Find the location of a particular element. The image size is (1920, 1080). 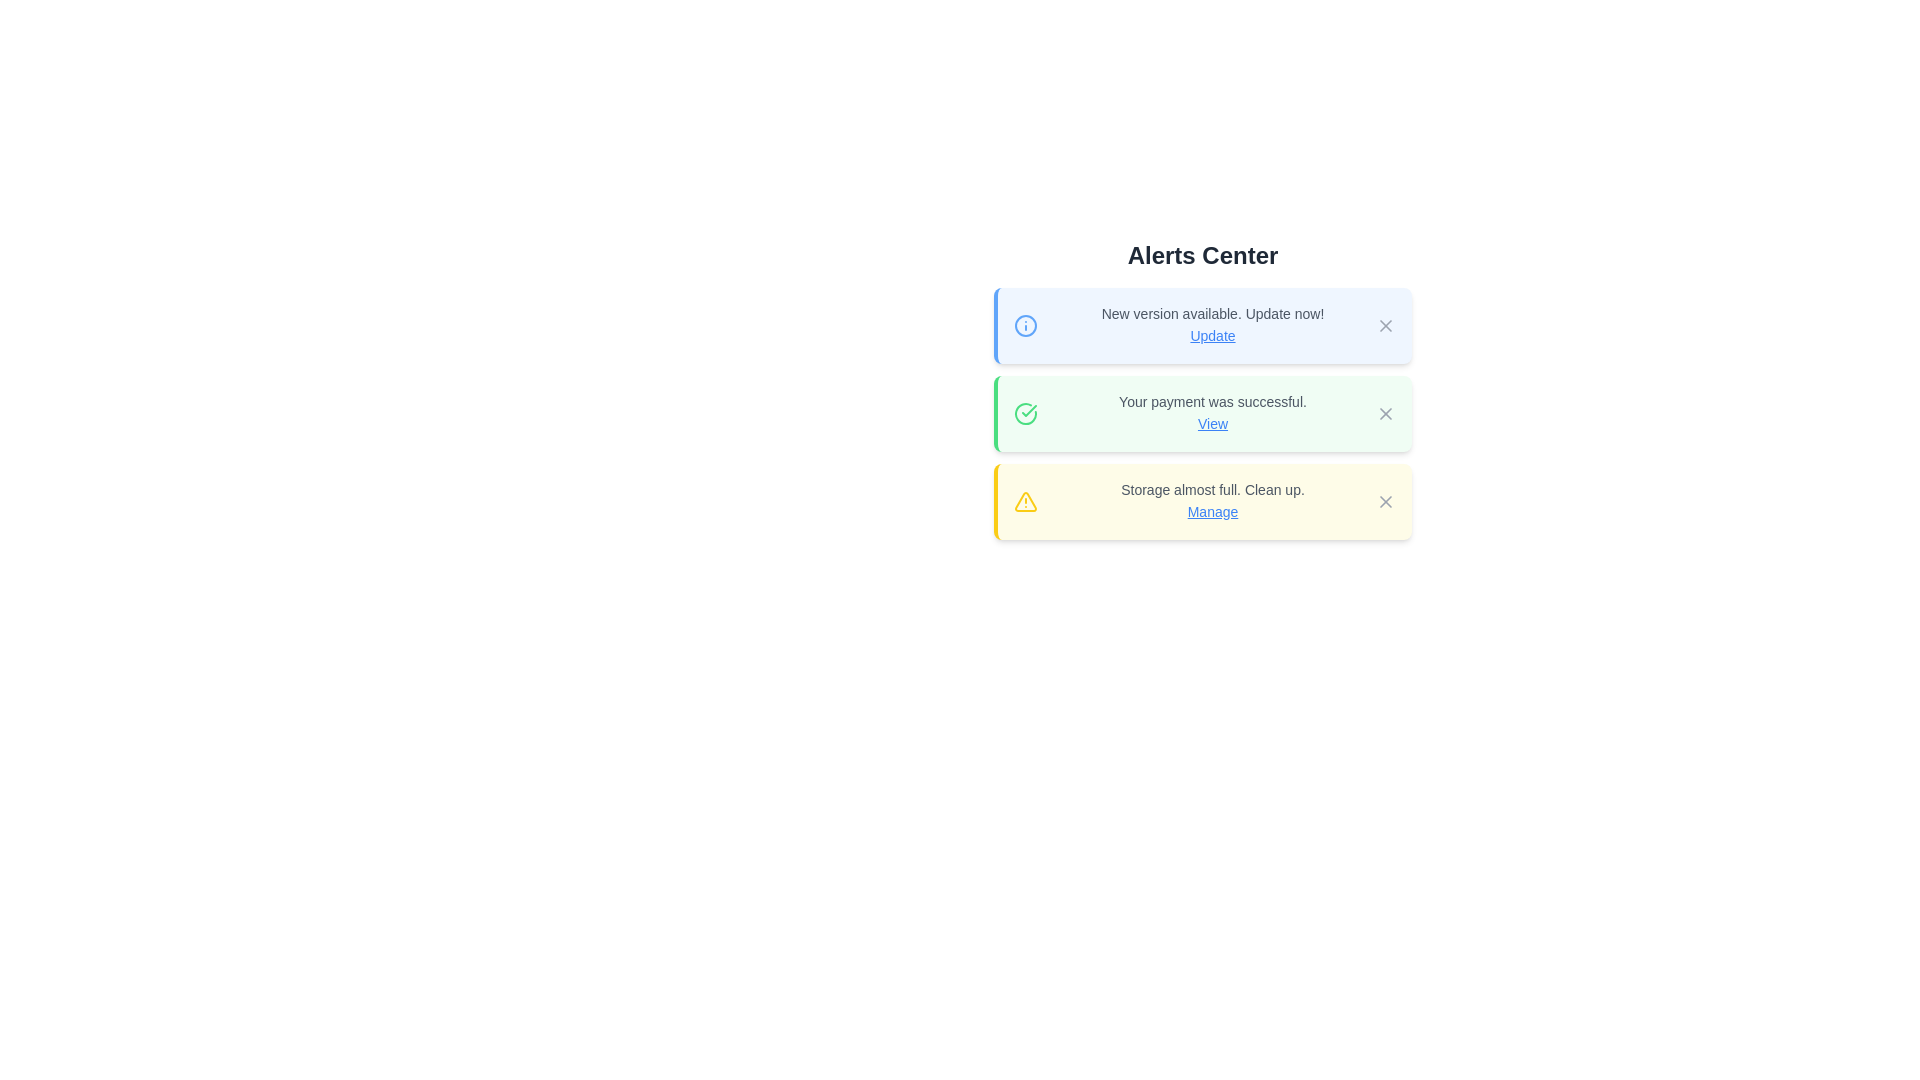

the warning symbol icon located to the left of the notification text in the 'Storage almost full. Clean up.' alert is located at coordinates (1026, 500).